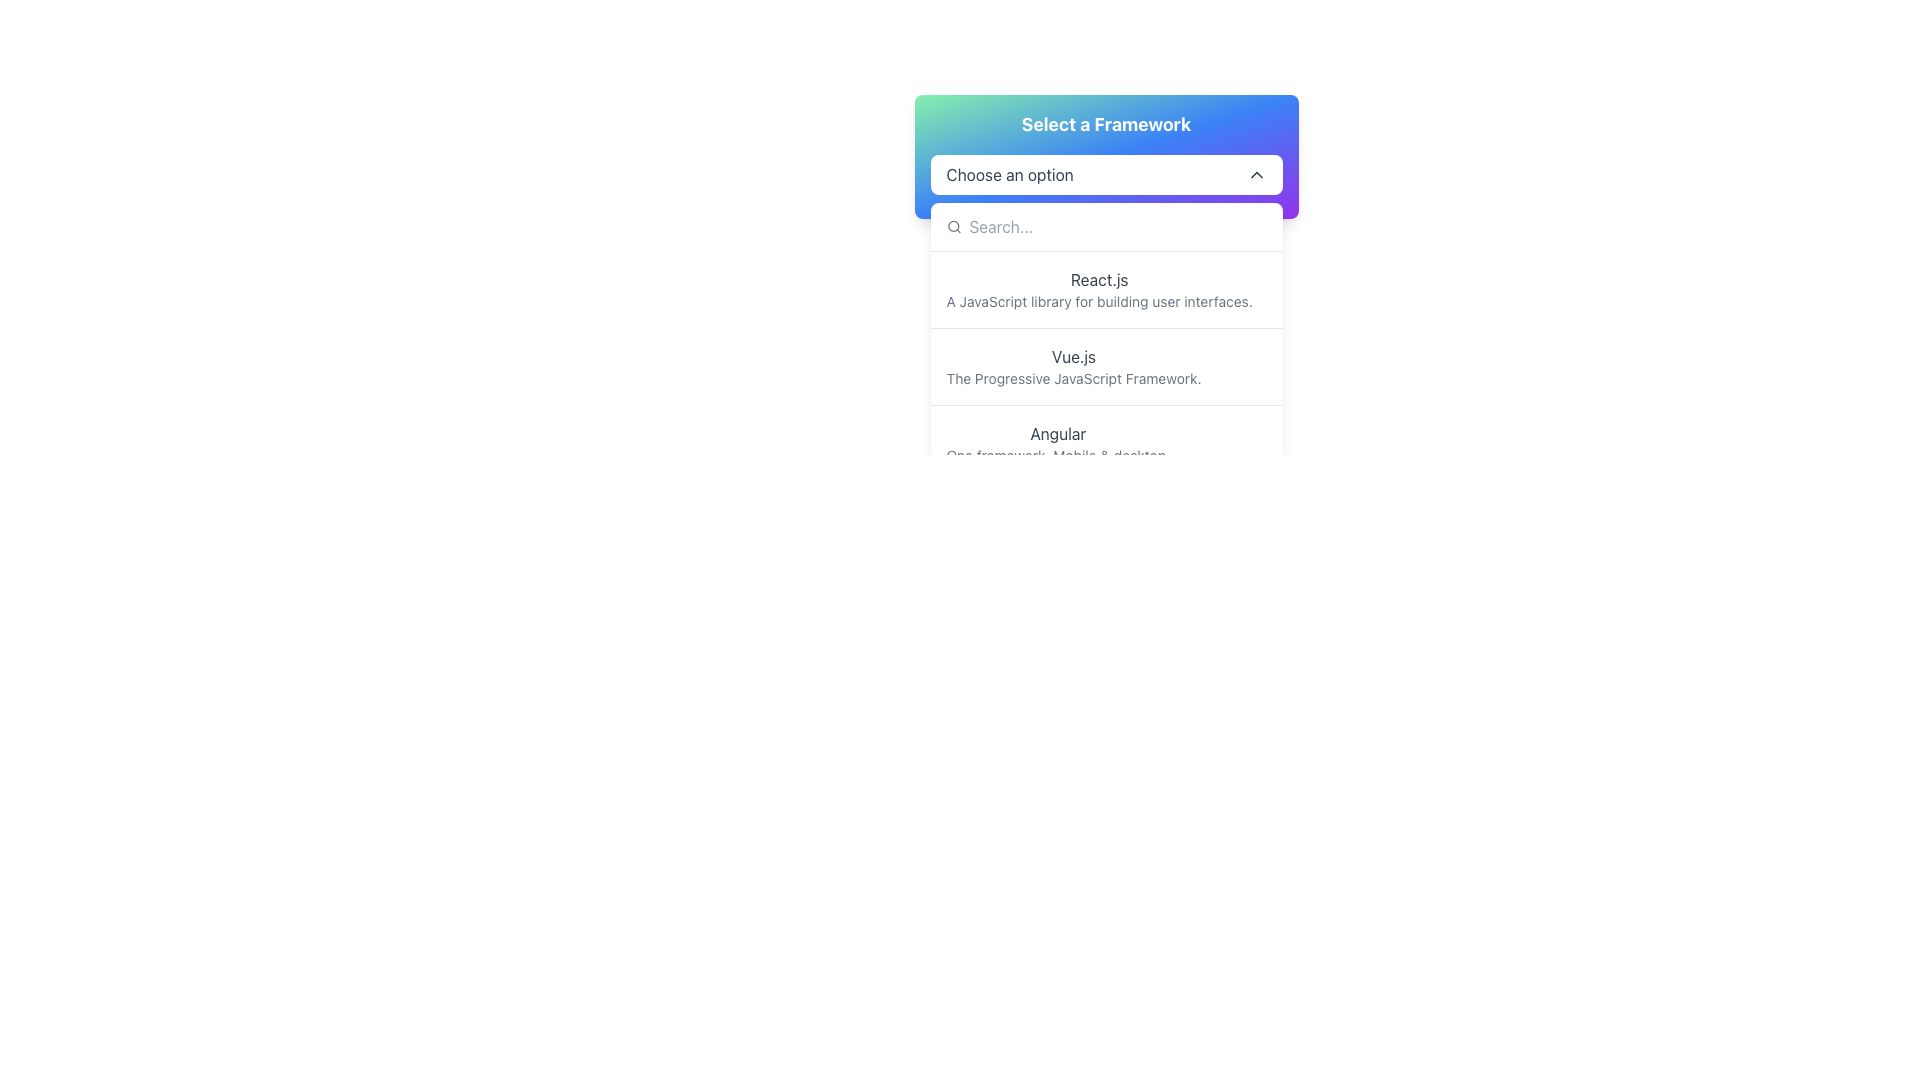 This screenshot has height=1080, width=1920. What do you see at coordinates (1057, 455) in the screenshot?
I see `the text label displaying 'One framework. Mobile & desktop.' located below the 'Angular' option in the dropdown menu` at bounding box center [1057, 455].